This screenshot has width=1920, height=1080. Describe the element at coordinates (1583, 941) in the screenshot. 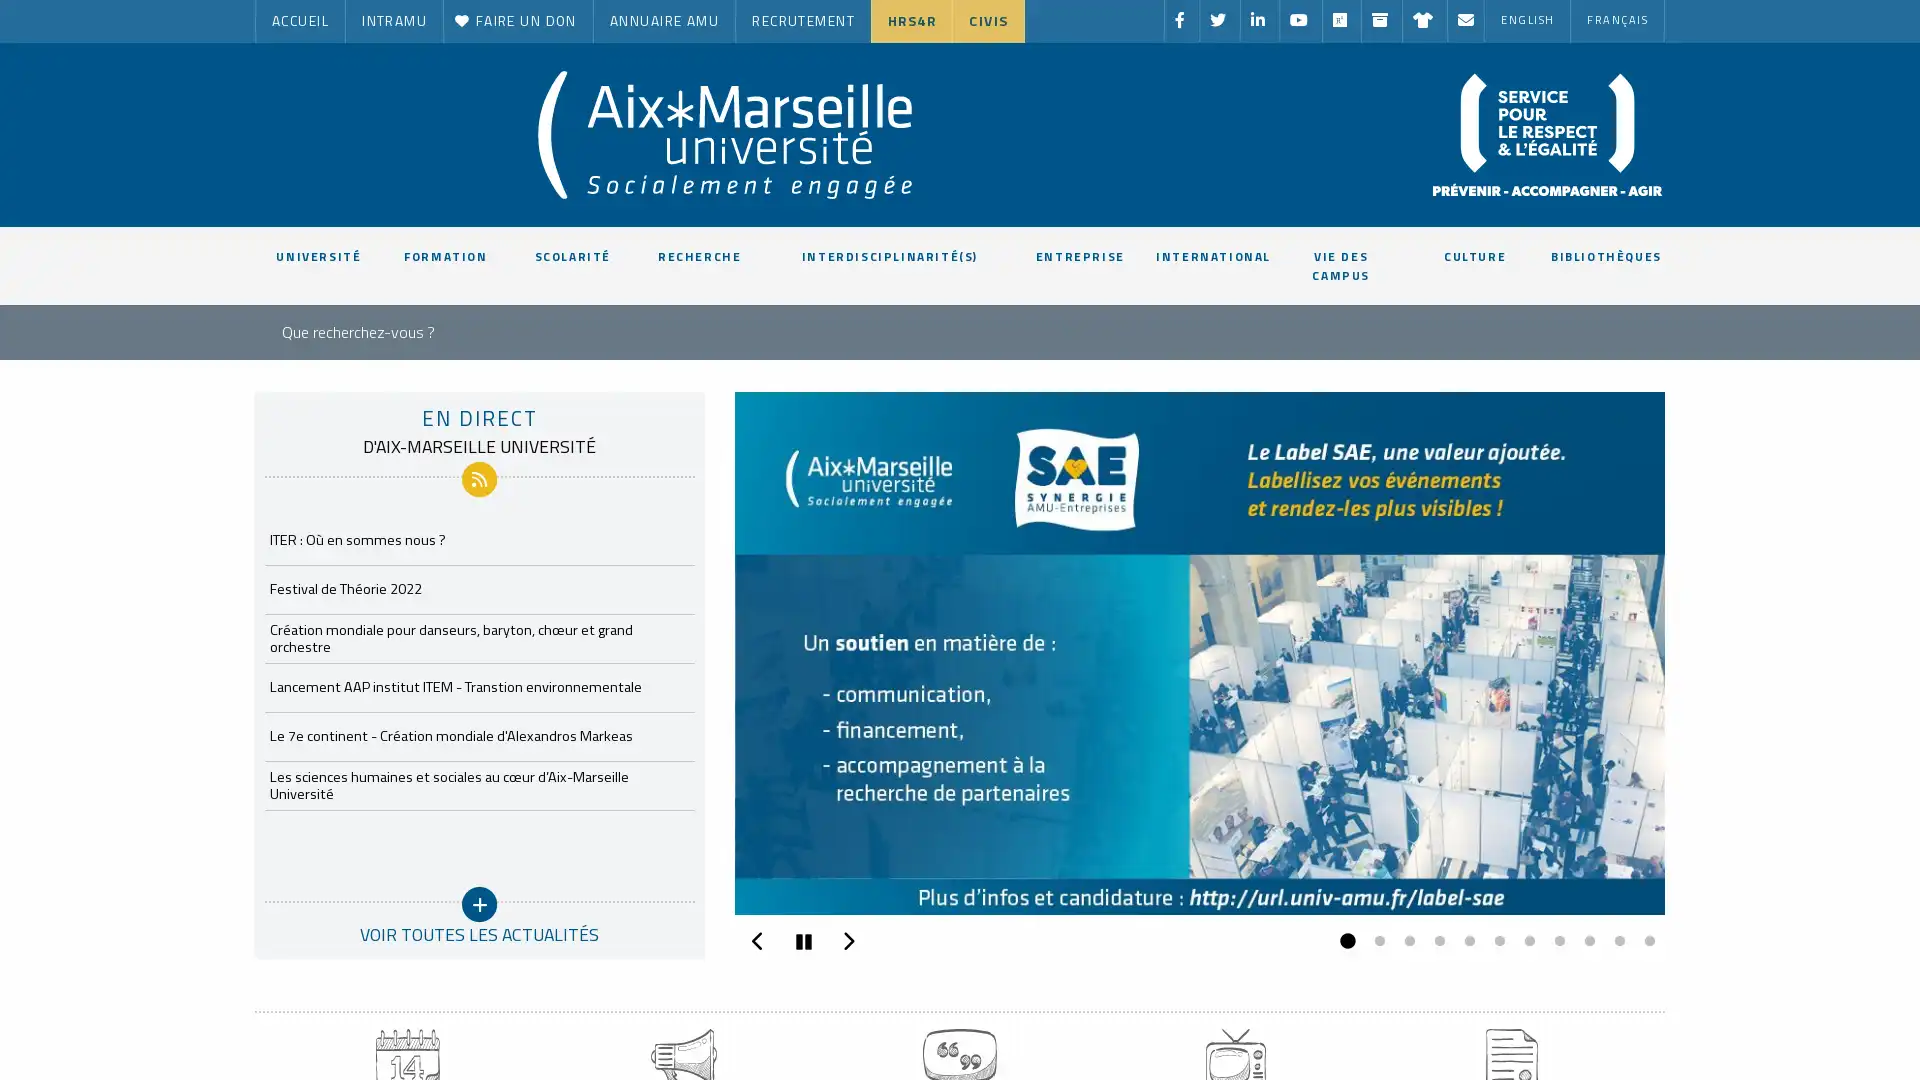

I see `Go to slide 9` at that location.